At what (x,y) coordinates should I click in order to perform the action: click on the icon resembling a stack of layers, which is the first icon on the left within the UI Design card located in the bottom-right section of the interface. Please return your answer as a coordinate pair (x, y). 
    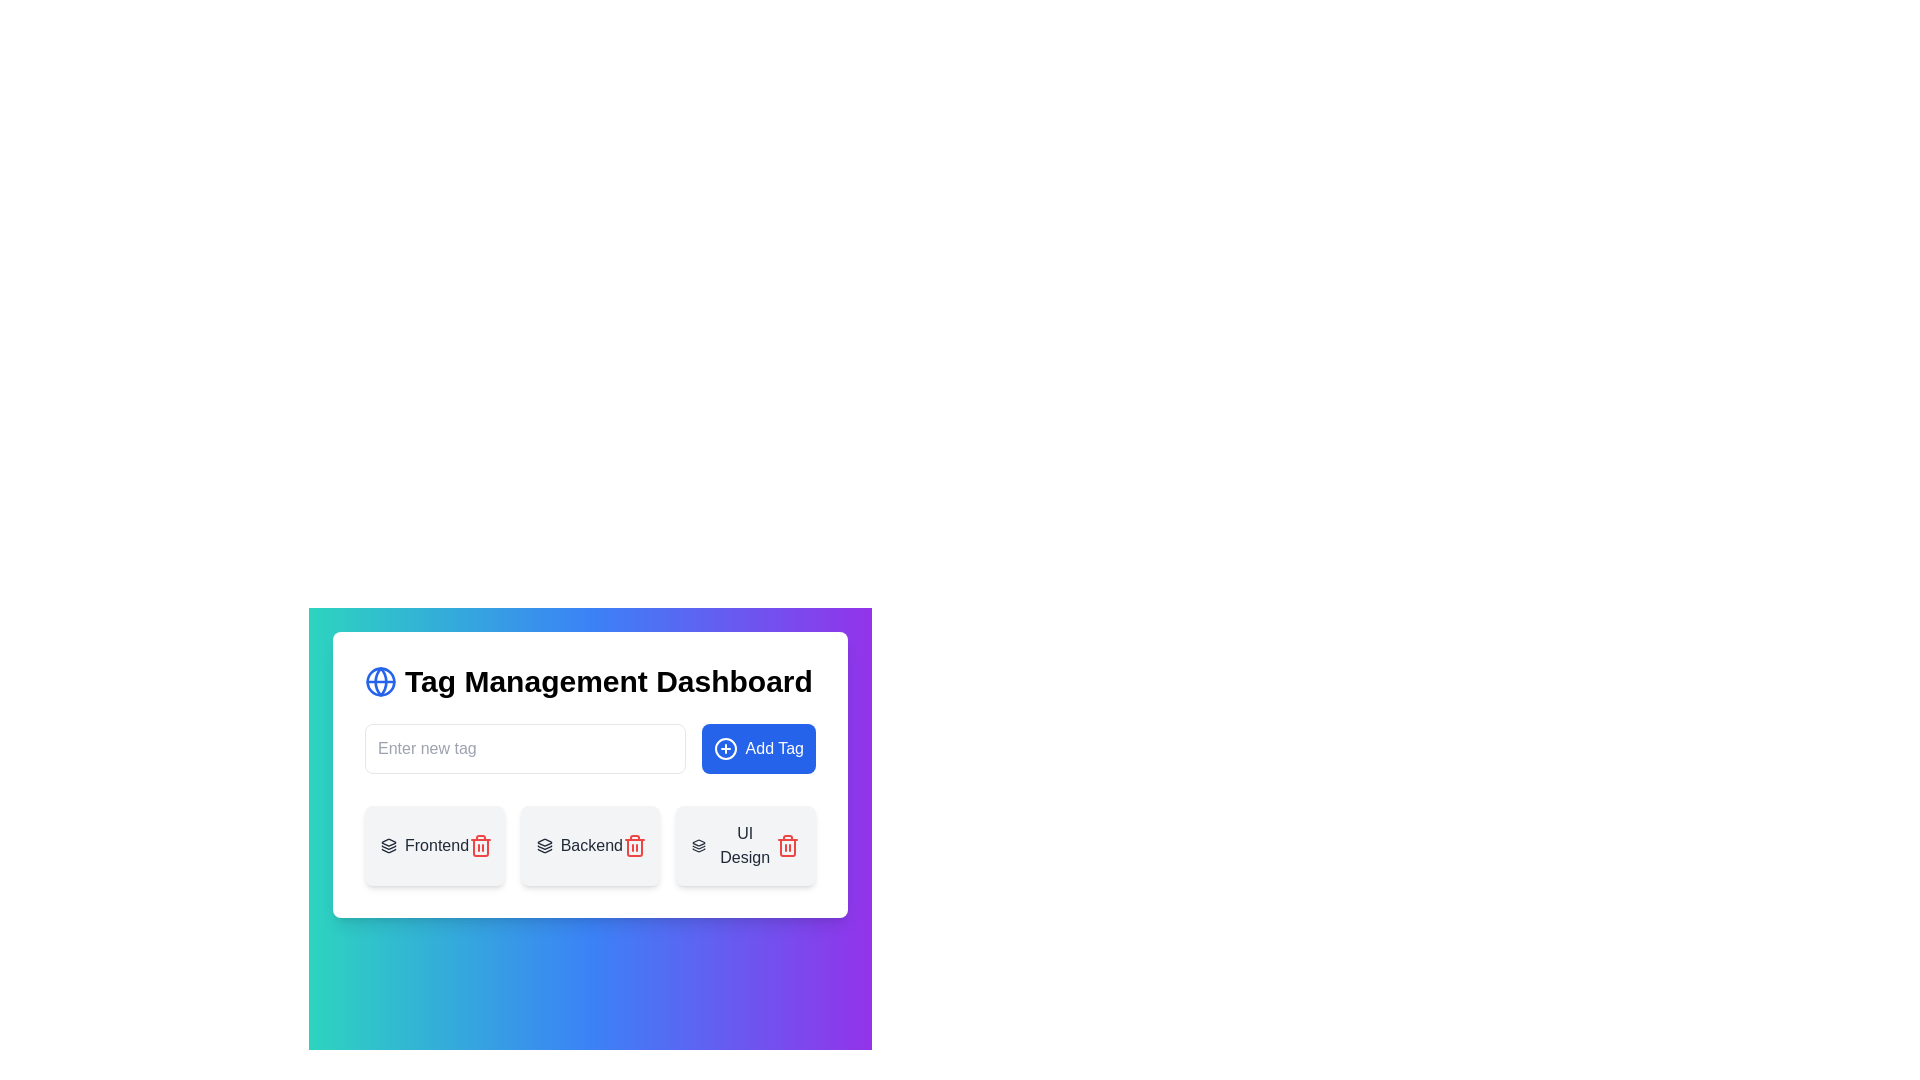
    Looking at the image, I should click on (699, 845).